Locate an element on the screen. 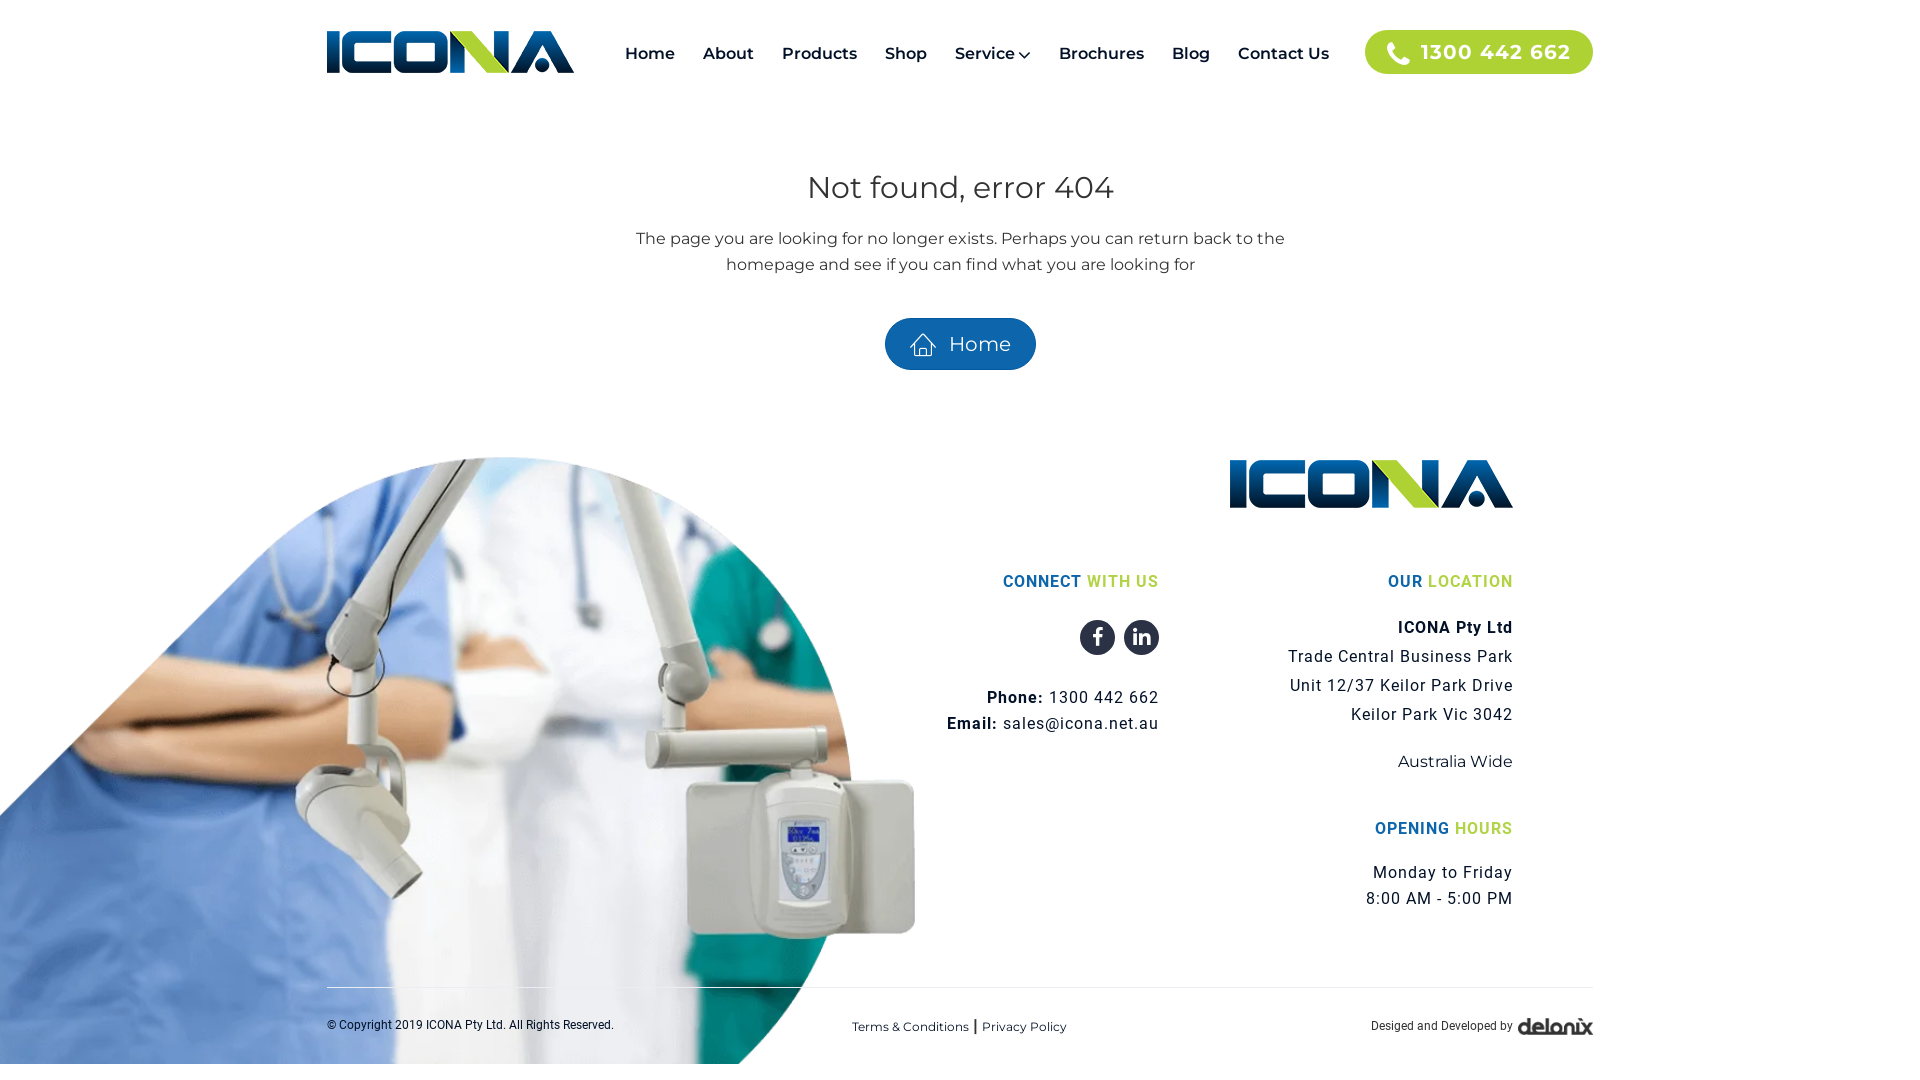 The image size is (1920, 1080). 'Brochures' is located at coordinates (1100, 53).